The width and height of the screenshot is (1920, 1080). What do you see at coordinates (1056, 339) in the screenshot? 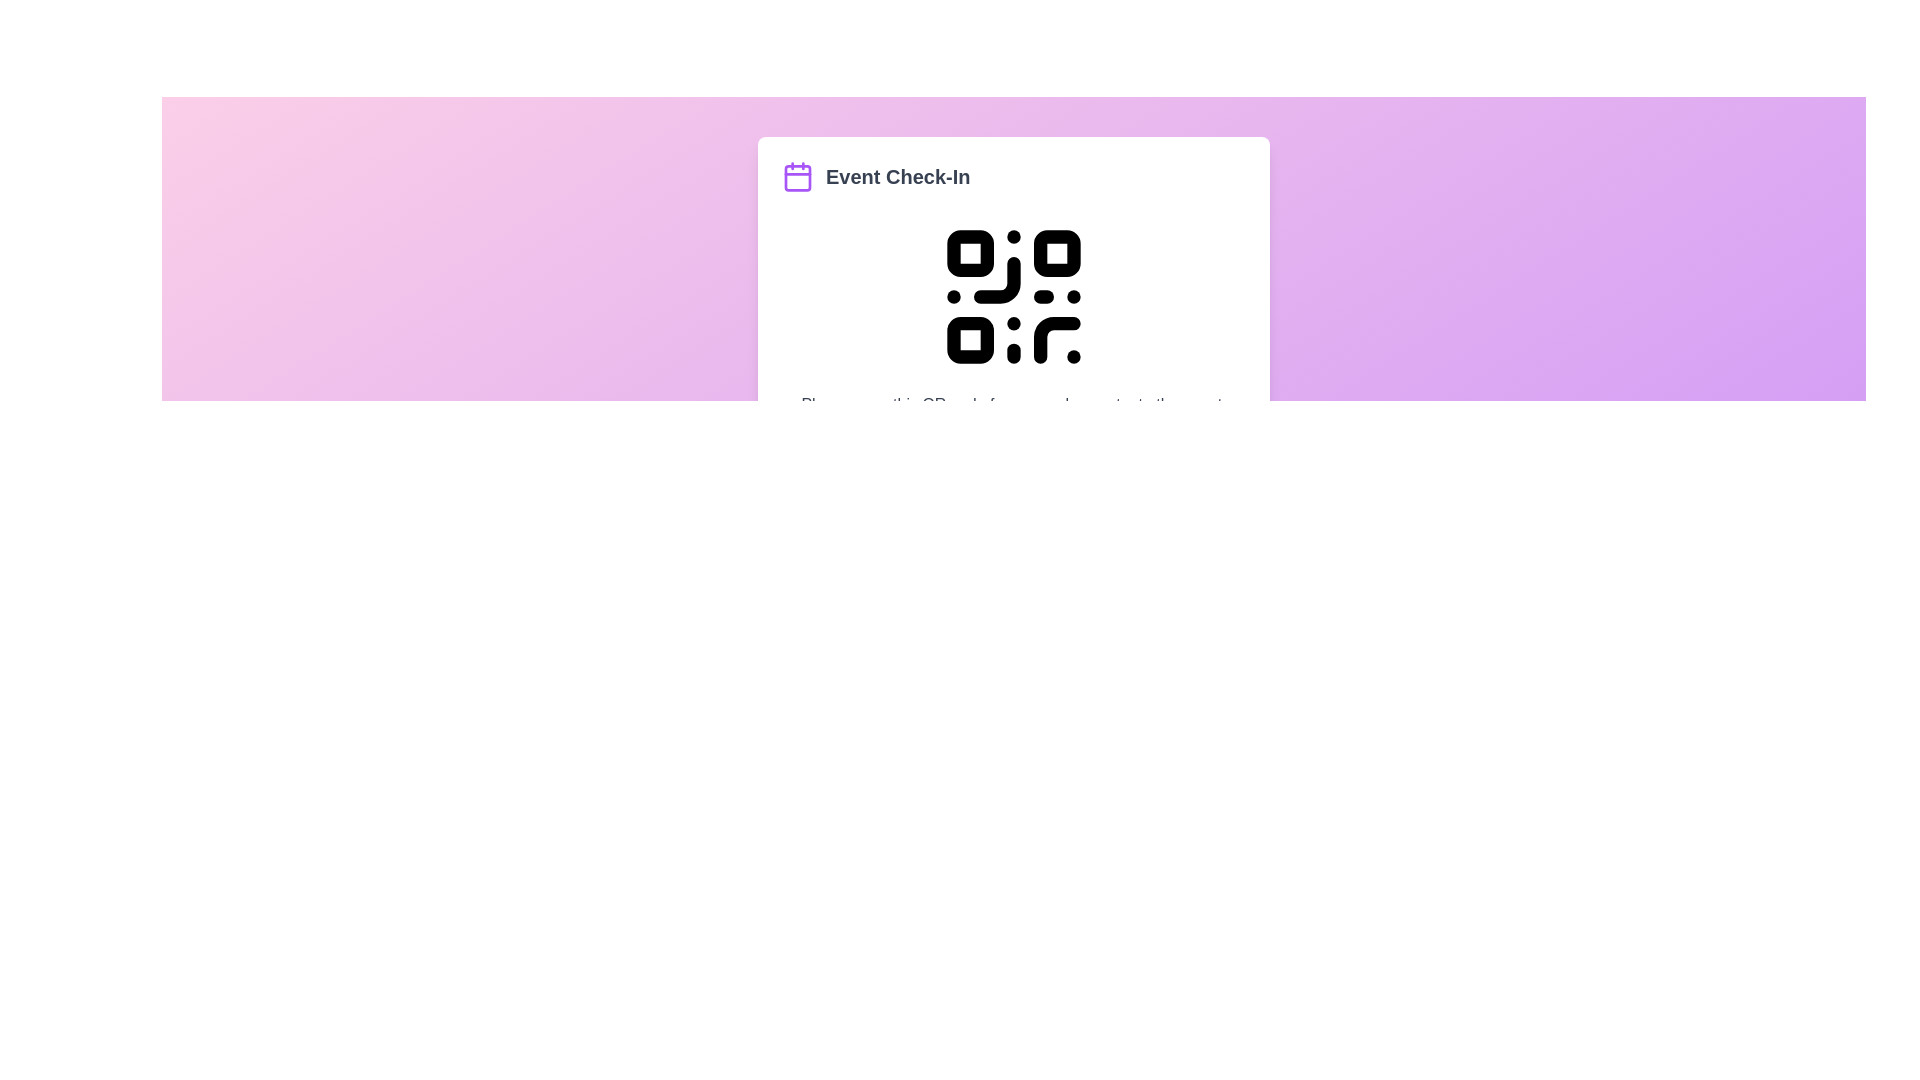
I see `the QR code segment located in the bottom-right region for content decoding` at bounding box center [1056, 339].